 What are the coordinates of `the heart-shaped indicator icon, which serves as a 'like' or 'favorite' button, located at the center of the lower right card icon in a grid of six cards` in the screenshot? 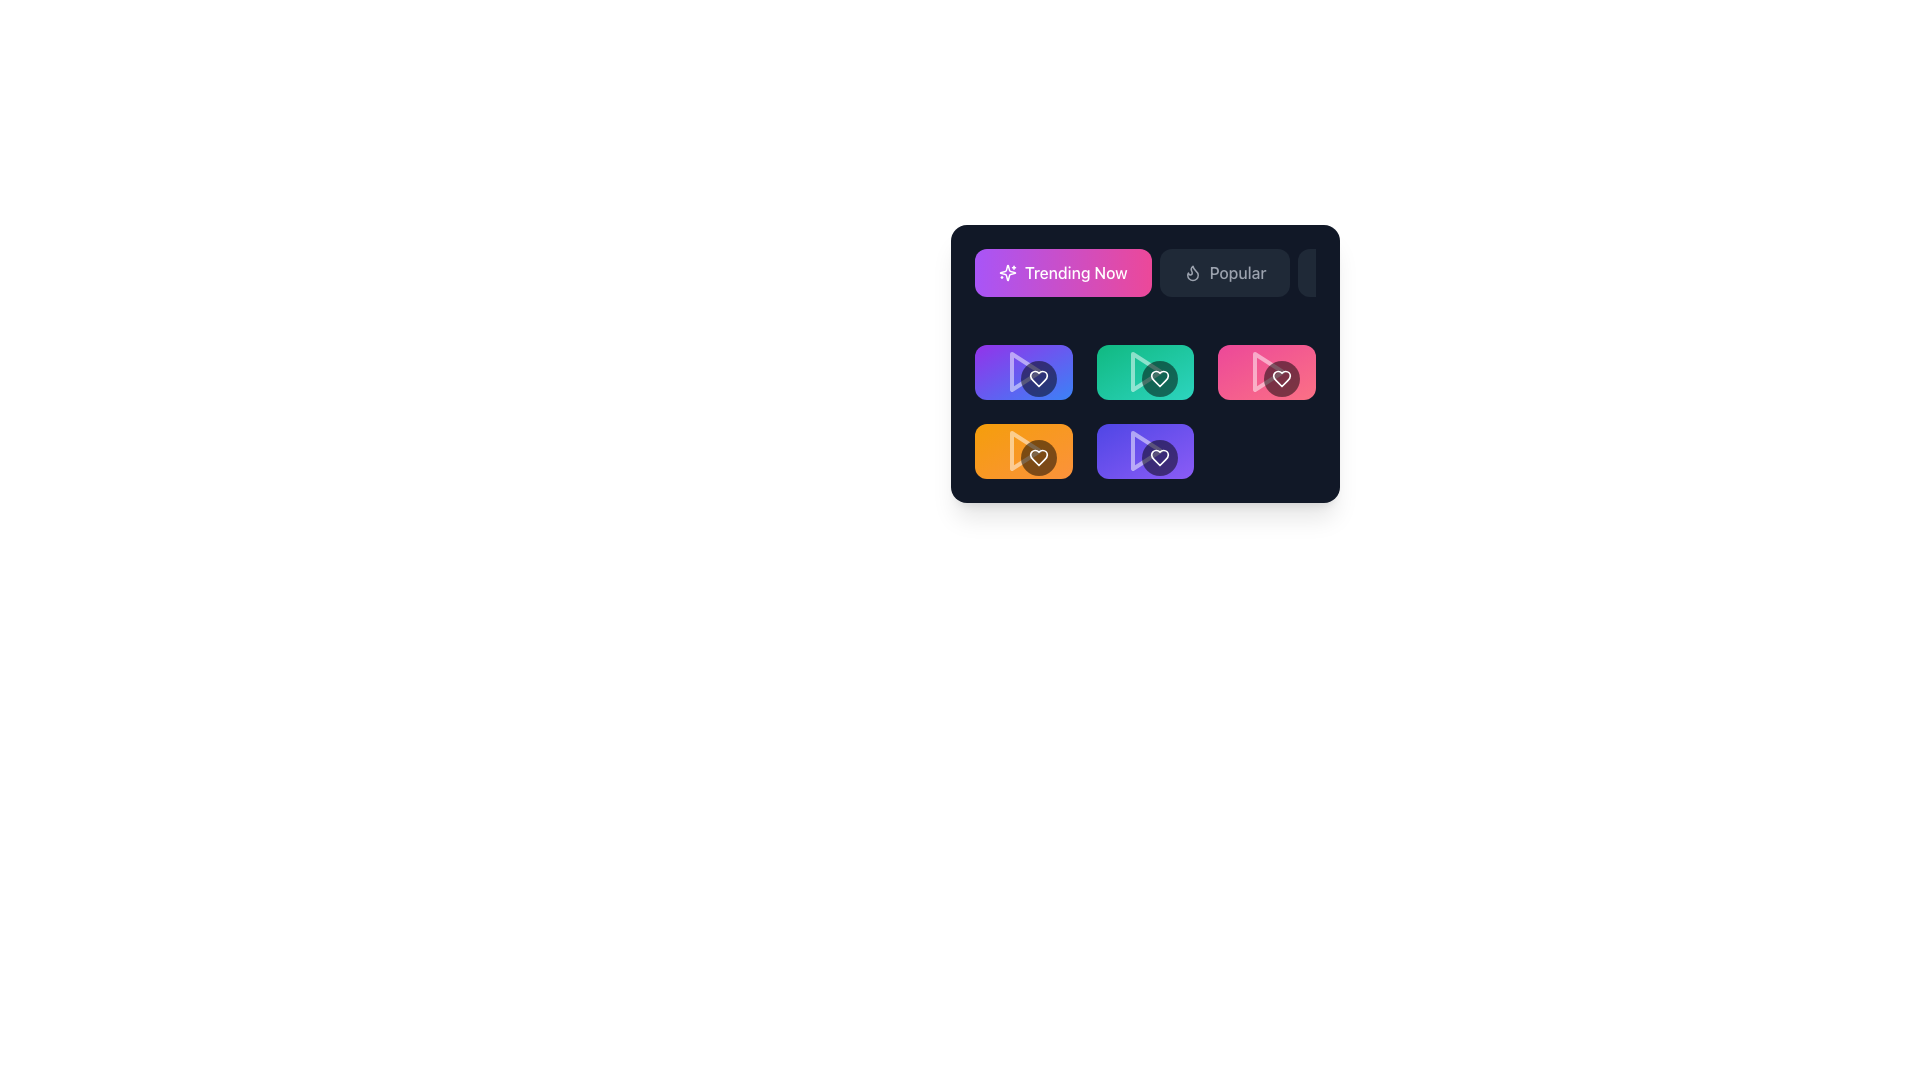 It's located at (1160, 457).